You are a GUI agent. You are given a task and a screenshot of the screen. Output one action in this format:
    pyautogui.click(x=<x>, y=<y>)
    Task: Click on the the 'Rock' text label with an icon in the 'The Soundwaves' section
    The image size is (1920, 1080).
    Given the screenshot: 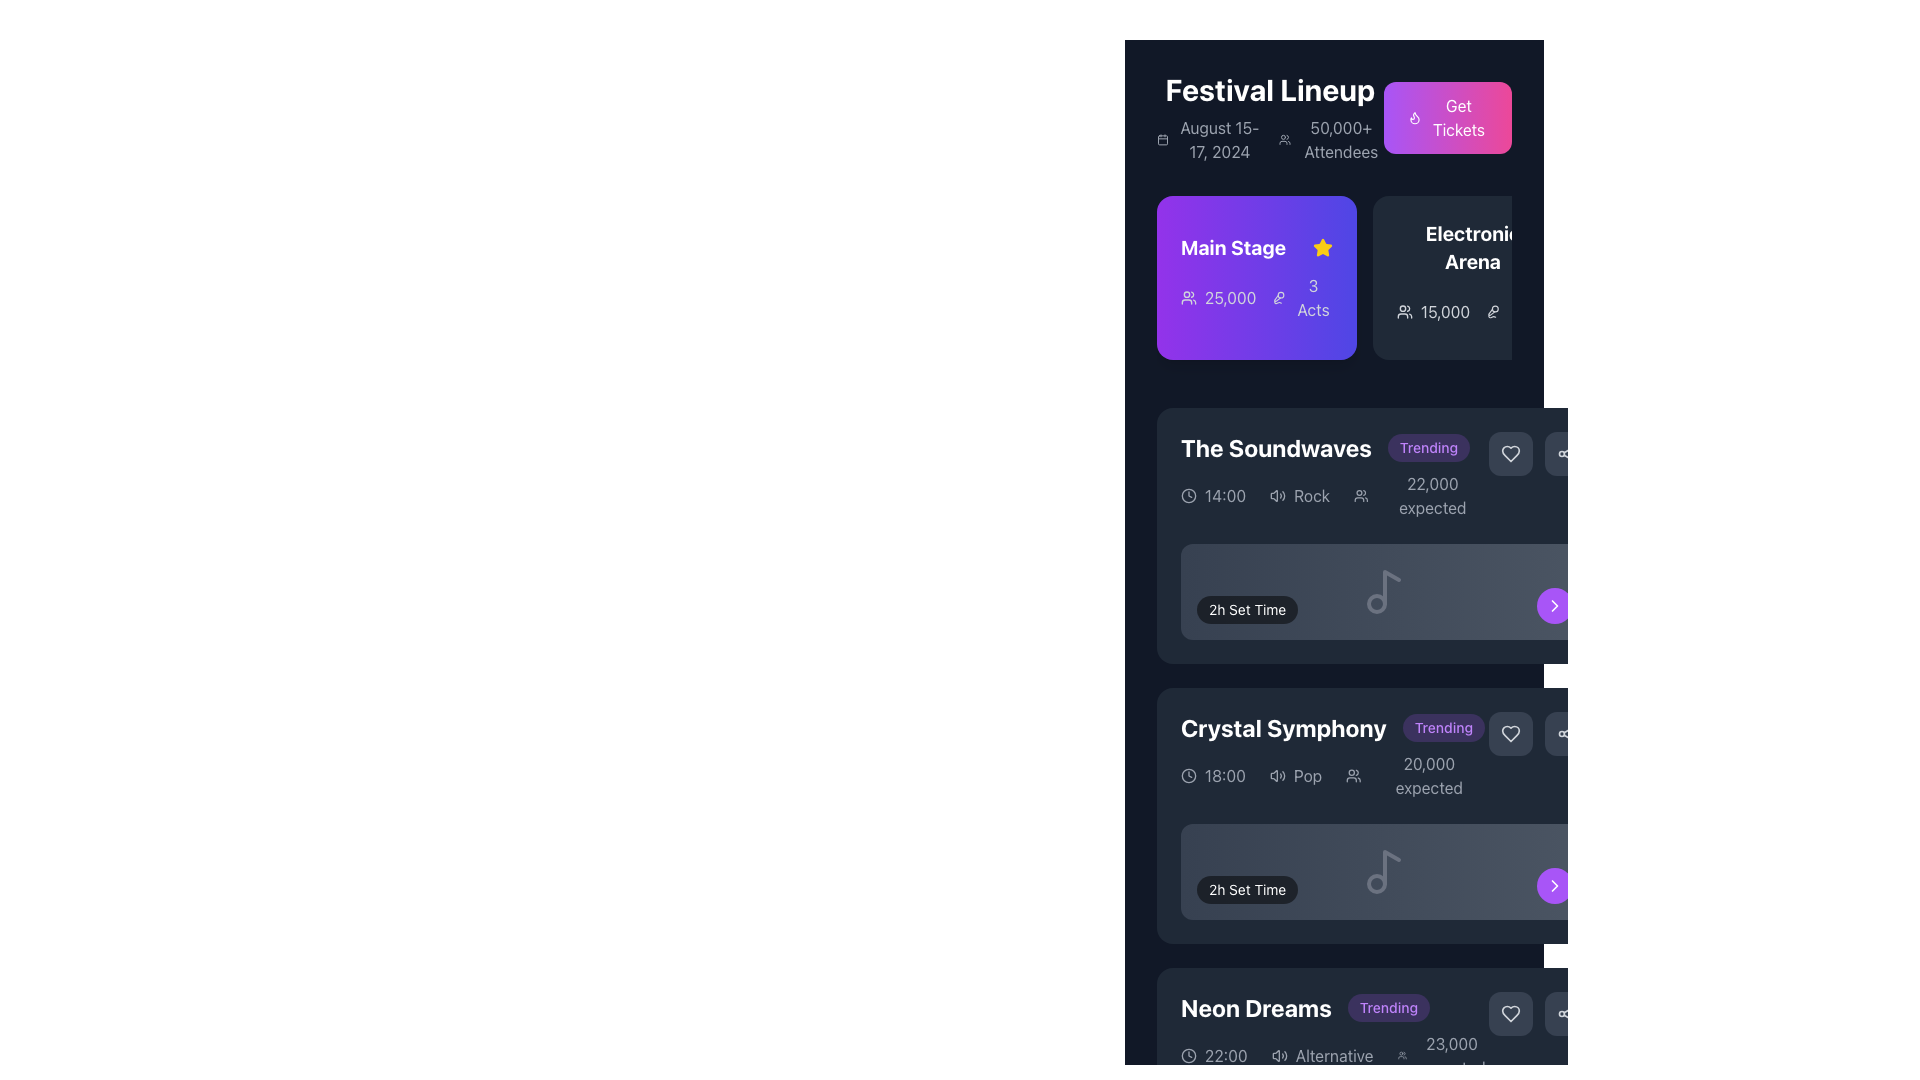 What is the action you would take?
    pyautogui.click(x=1300, y=495)
    